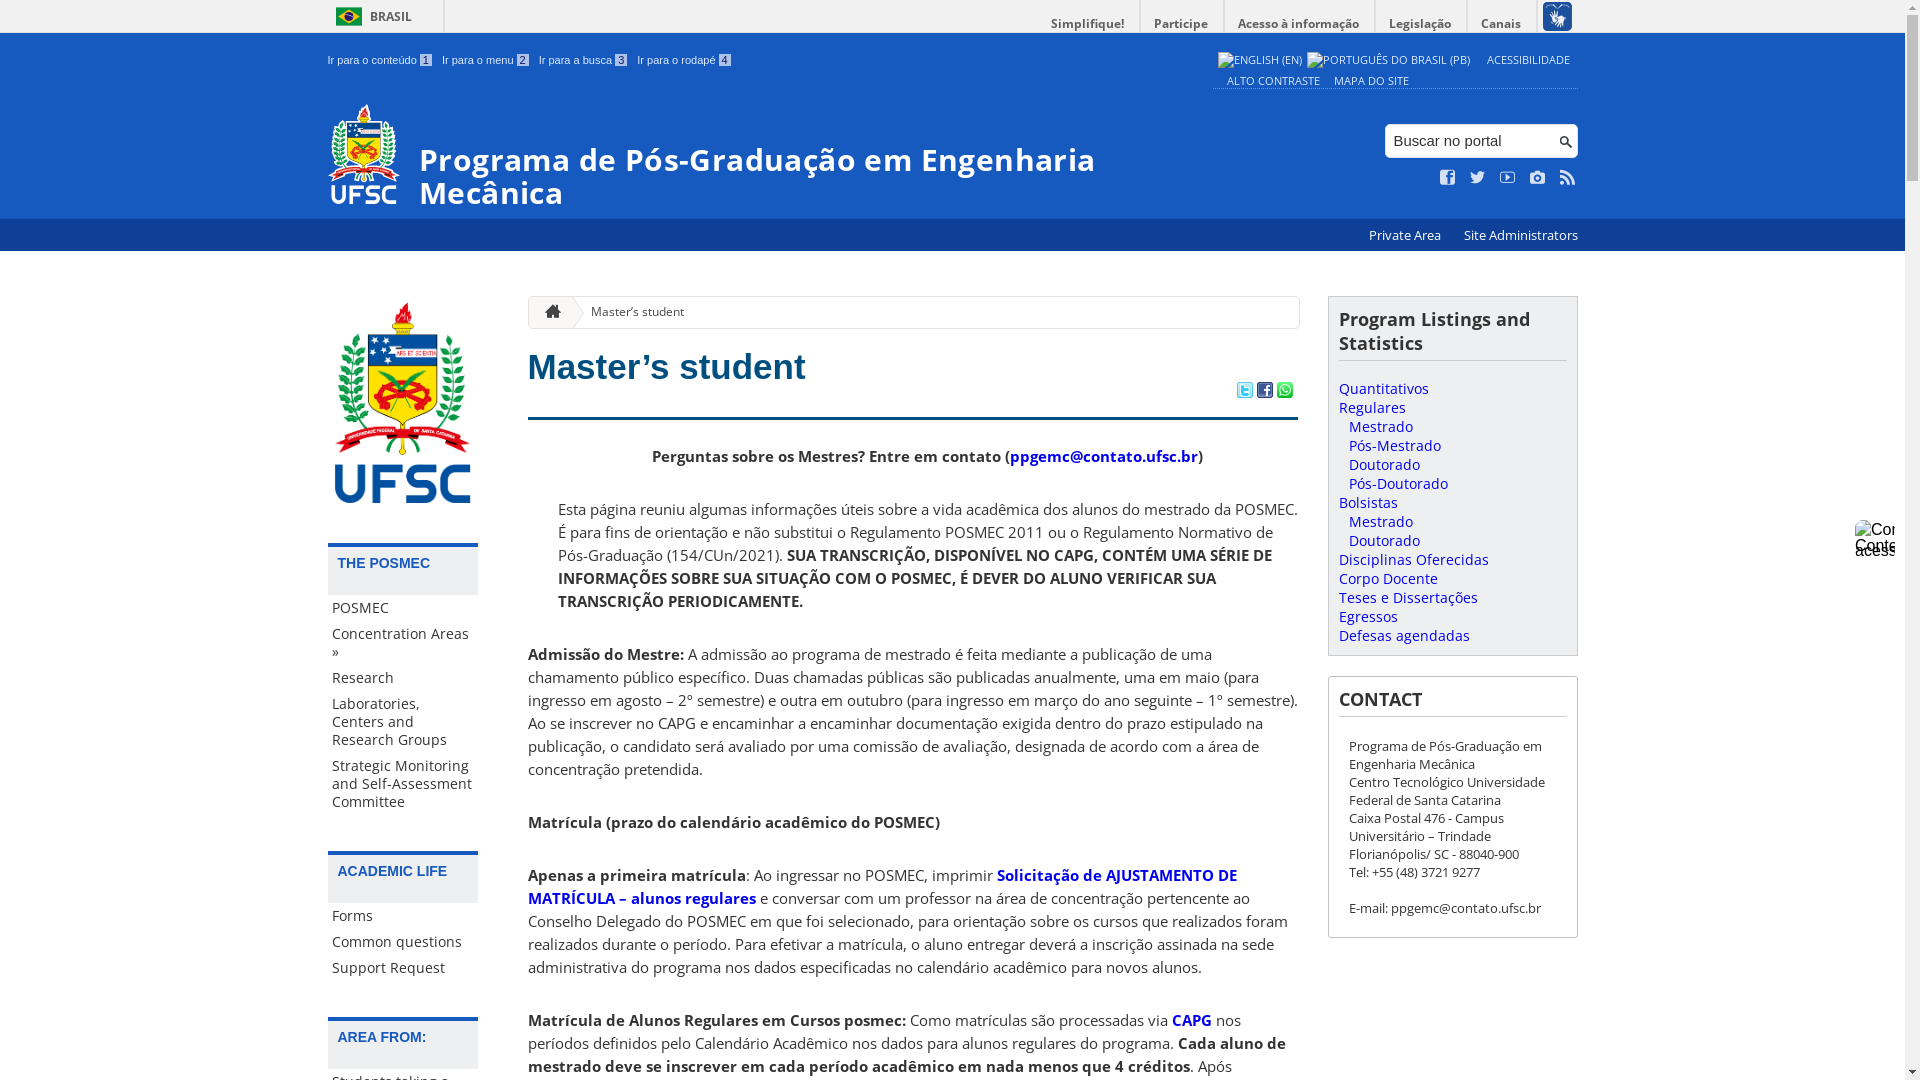  Describe the element at coordinates (1527, 58) in the screenshot. I see `'ACESSIBILIDADE'` at that location.